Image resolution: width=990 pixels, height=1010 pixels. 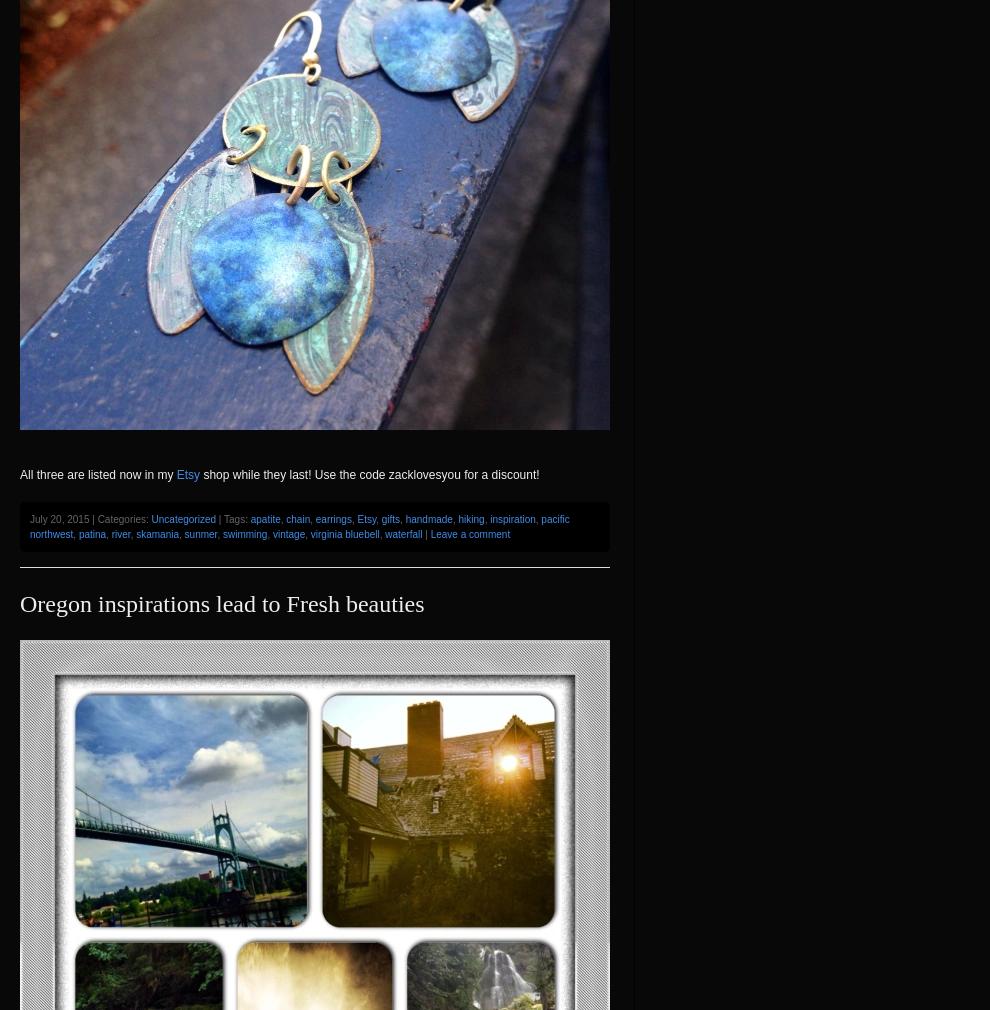 What do you see at coordinates (249, 518) in the screenshot?
I see `'apatite'` at bounding box center [249, 518].